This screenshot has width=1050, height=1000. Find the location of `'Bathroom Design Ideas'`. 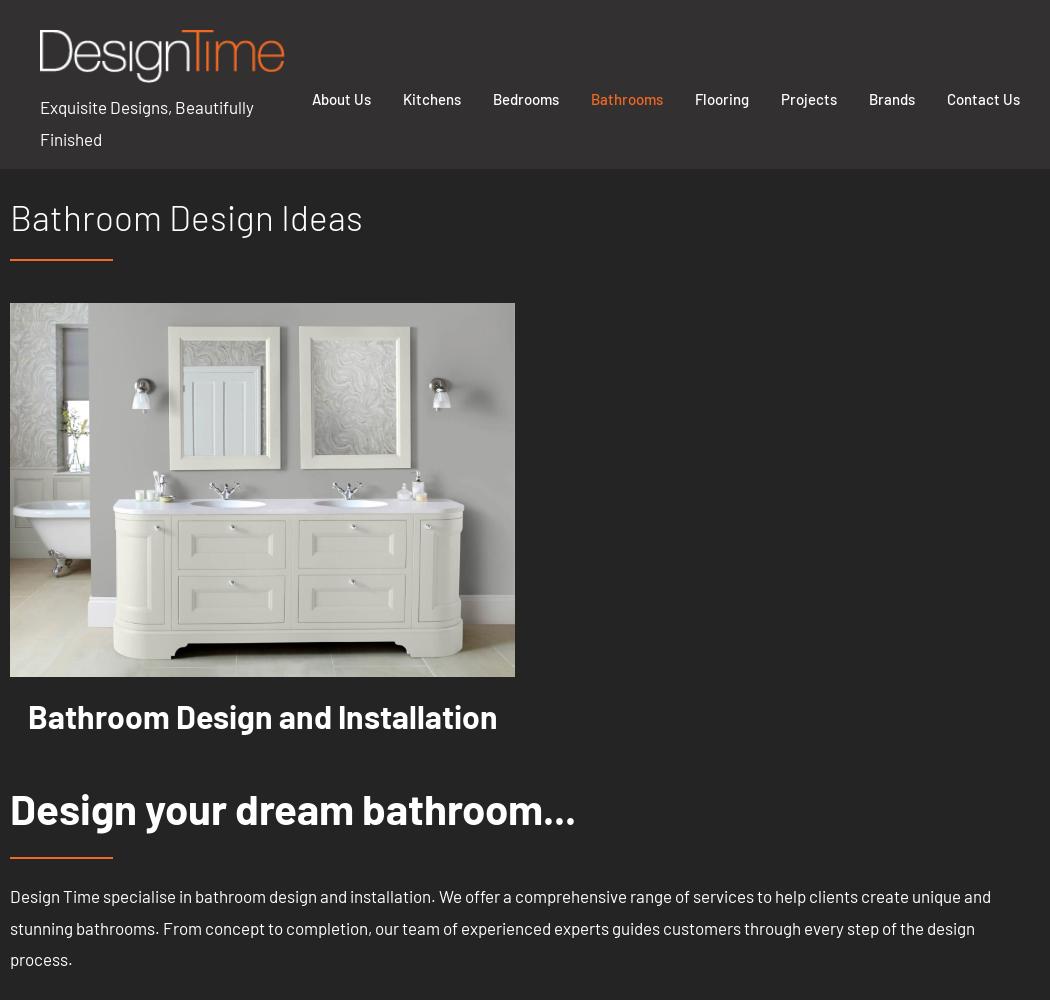

'Bathroom Design Ideas' is located at coordinates (186, 215).